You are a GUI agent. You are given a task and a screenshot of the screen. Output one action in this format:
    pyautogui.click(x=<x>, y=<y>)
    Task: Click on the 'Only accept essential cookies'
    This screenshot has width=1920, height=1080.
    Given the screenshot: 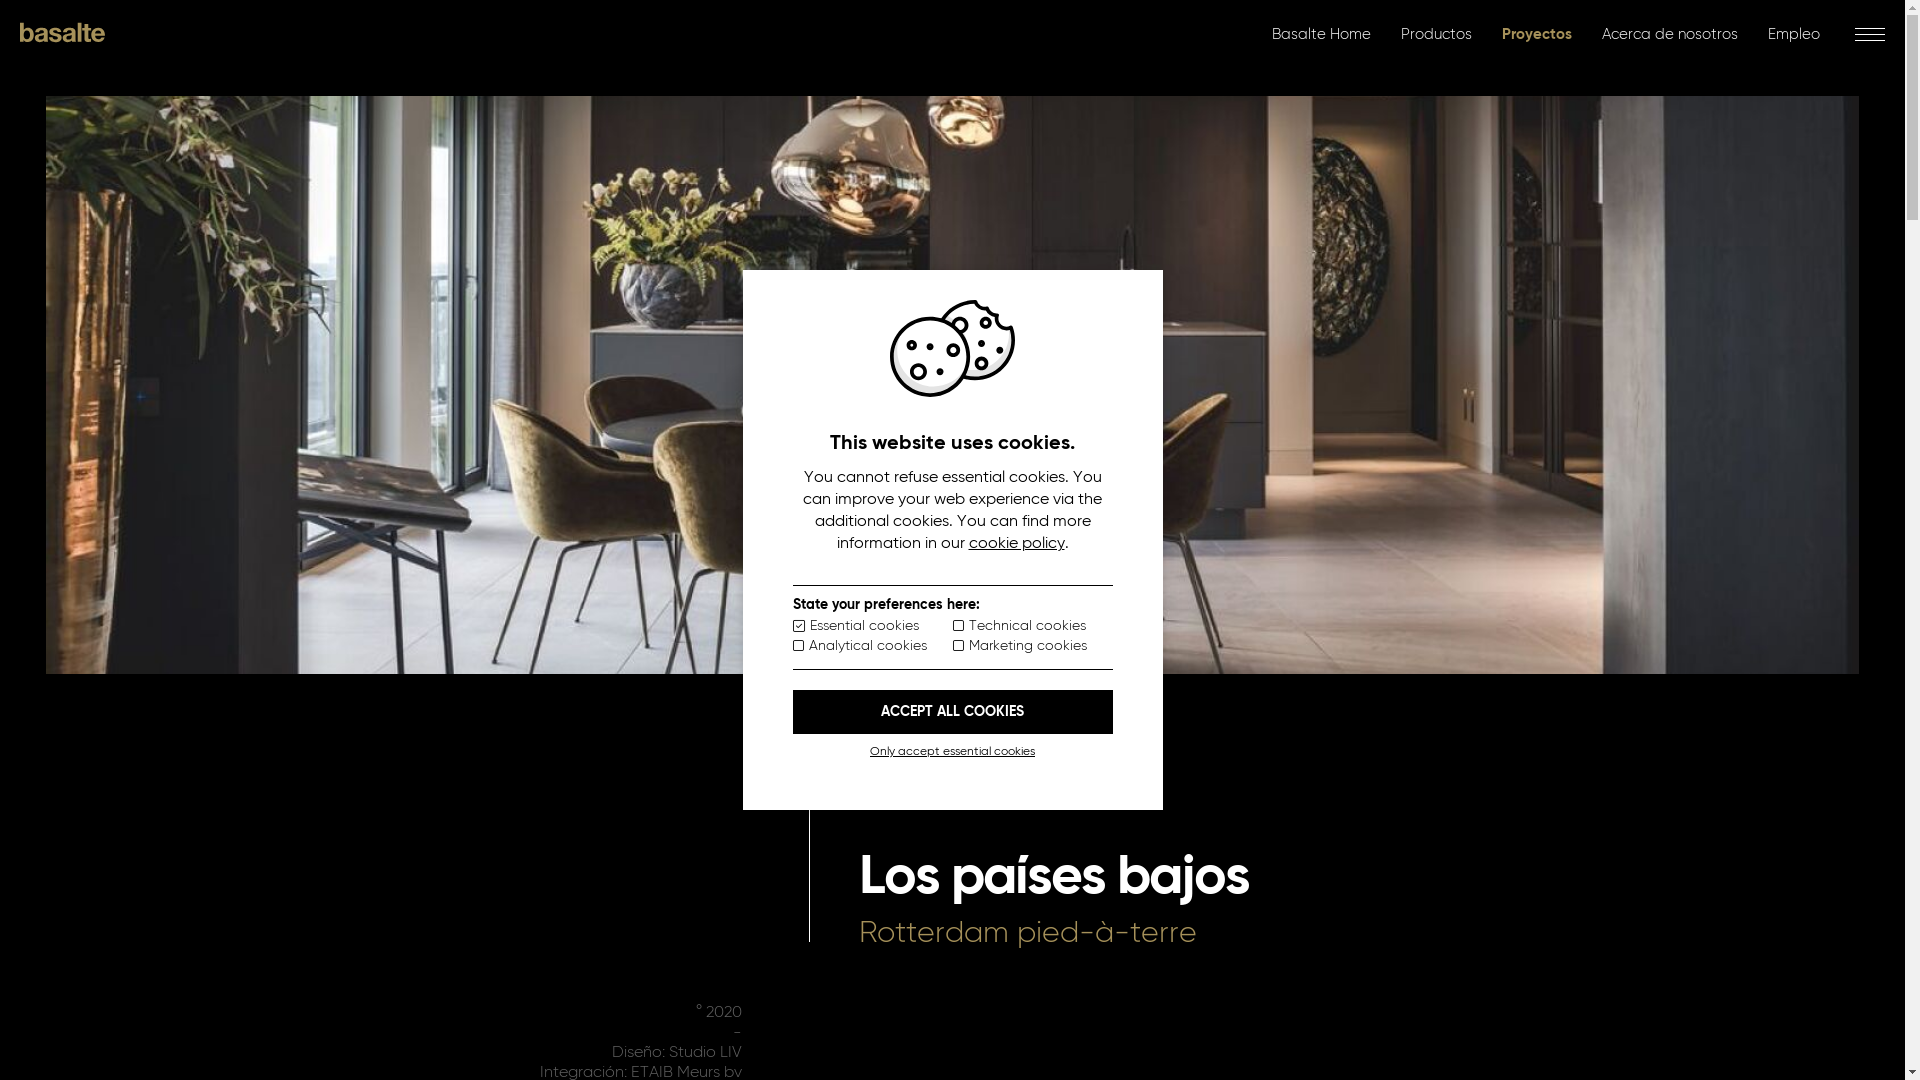 What is the action you would take?
    pyautogui.click(x=950, y=752)
    